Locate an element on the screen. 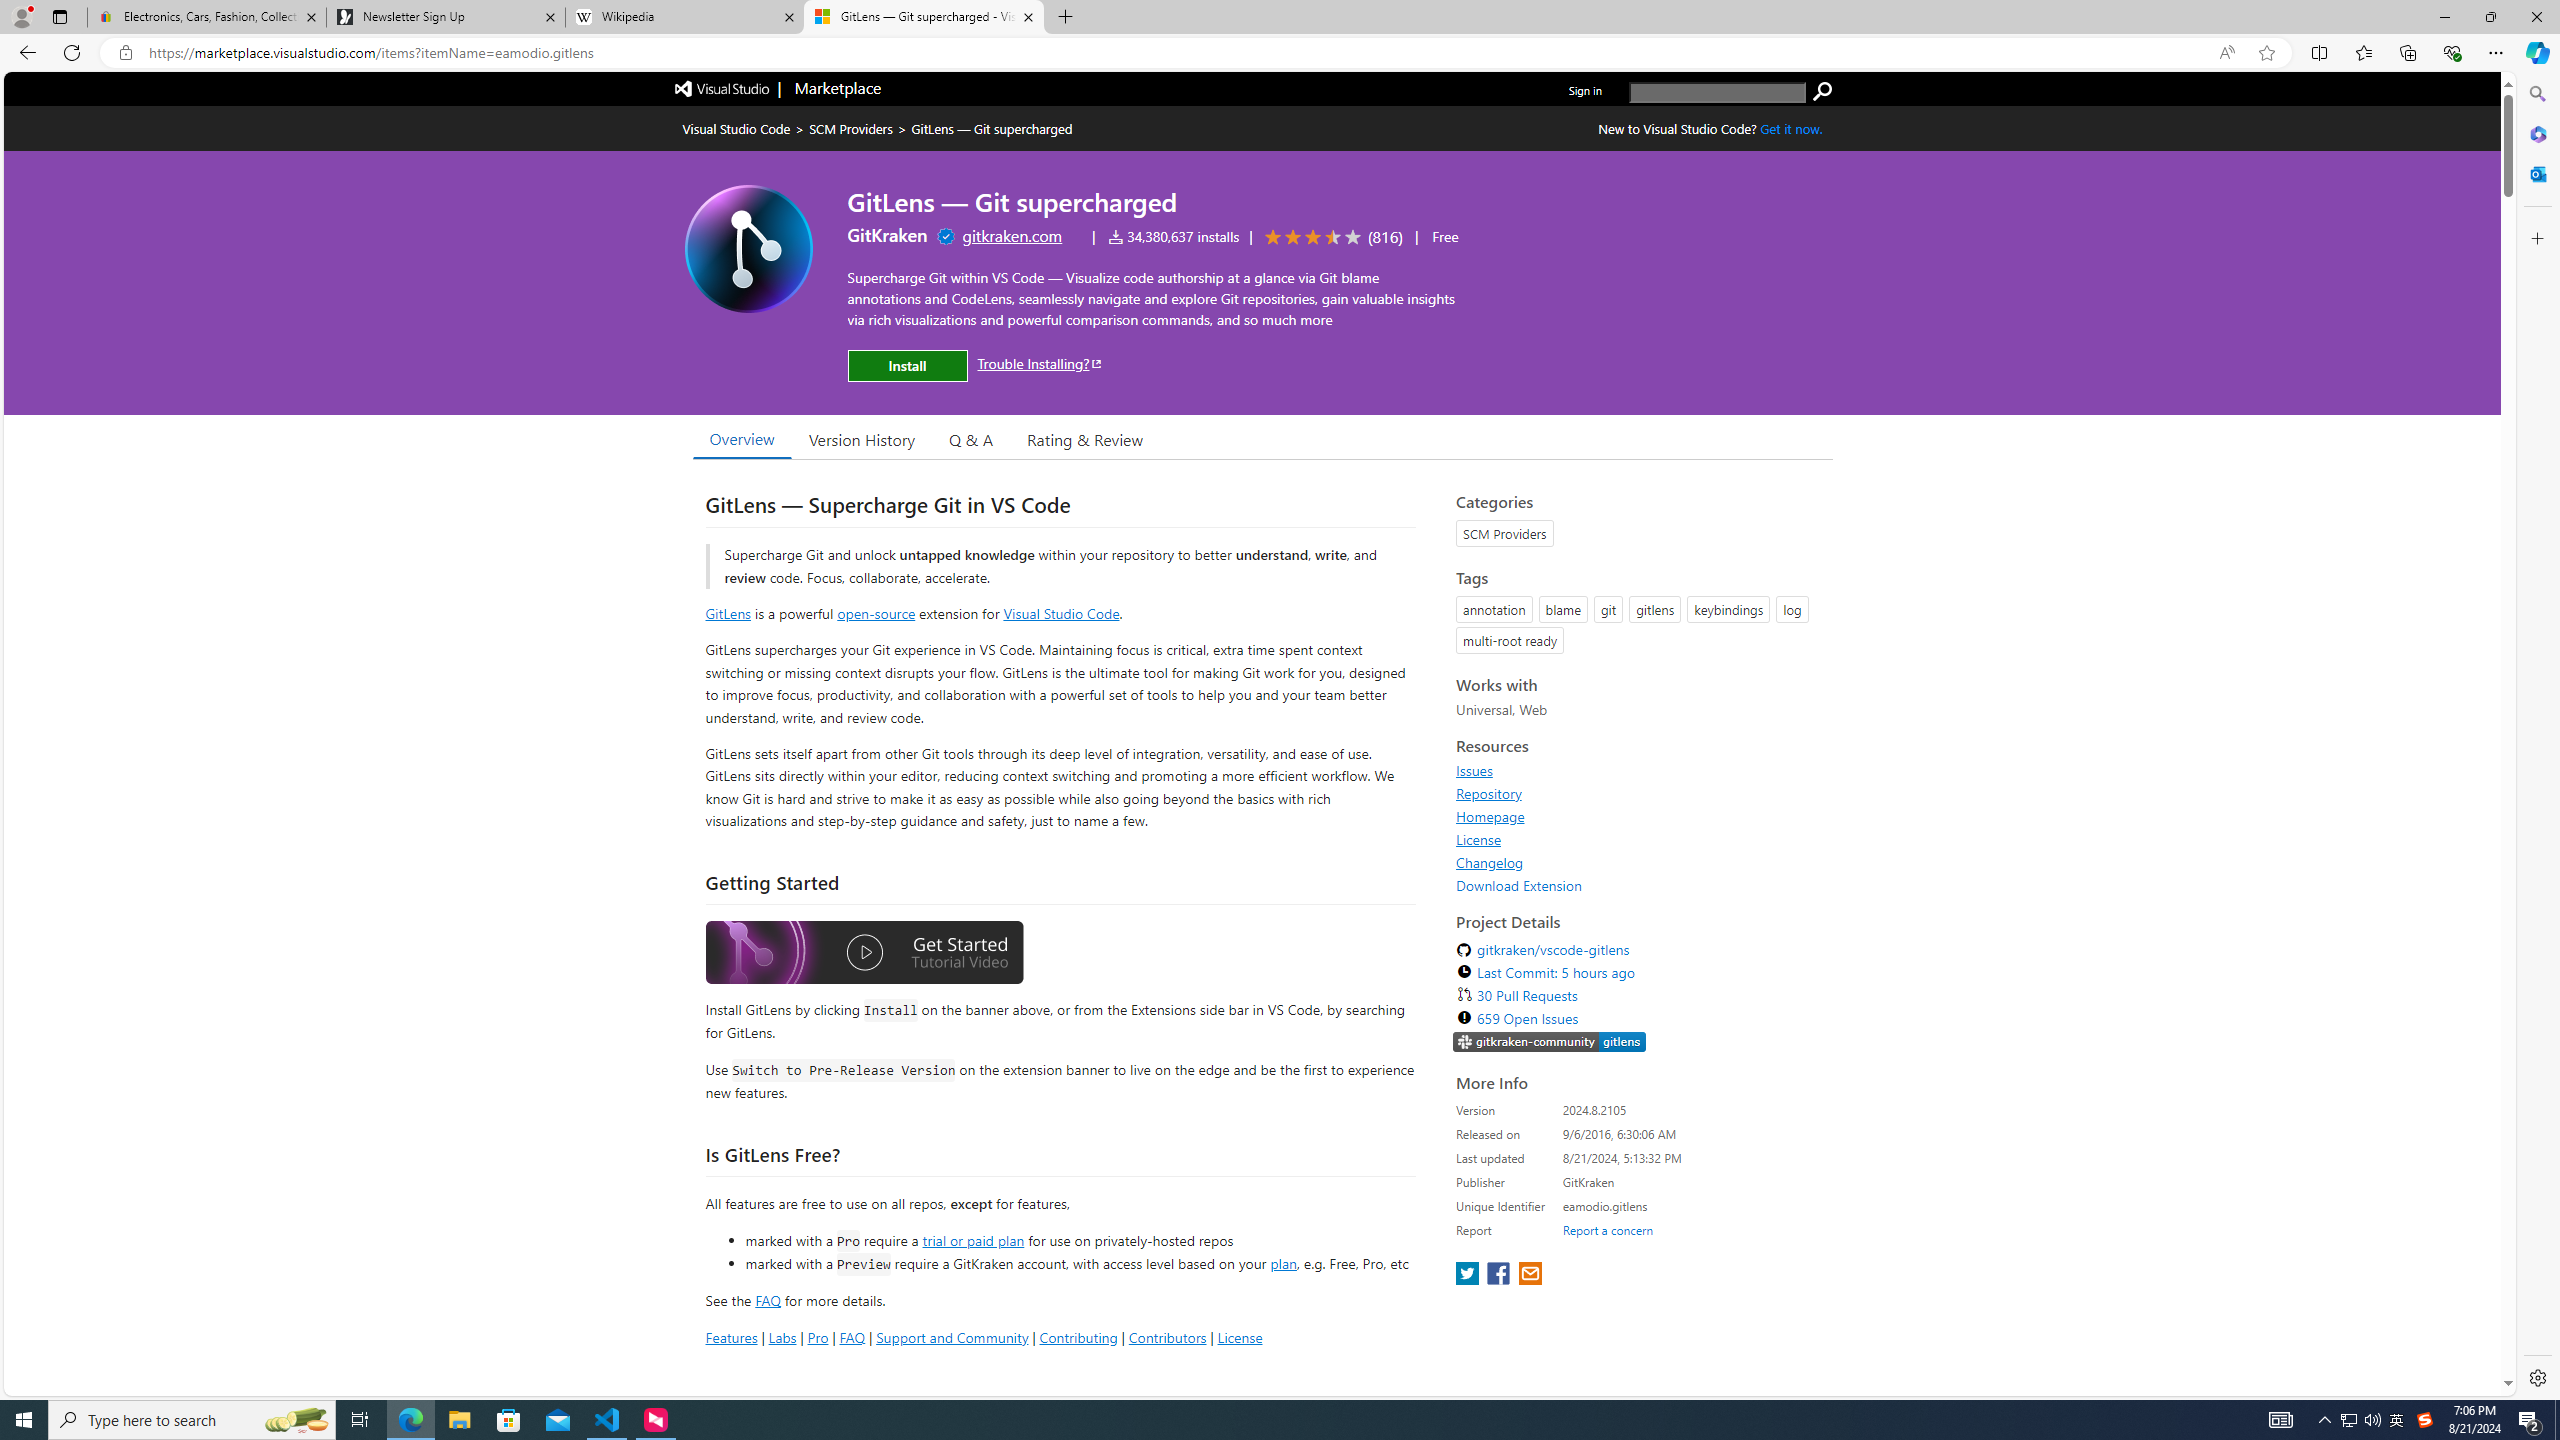  'Changelog' is located at coordinates (1488, 861).